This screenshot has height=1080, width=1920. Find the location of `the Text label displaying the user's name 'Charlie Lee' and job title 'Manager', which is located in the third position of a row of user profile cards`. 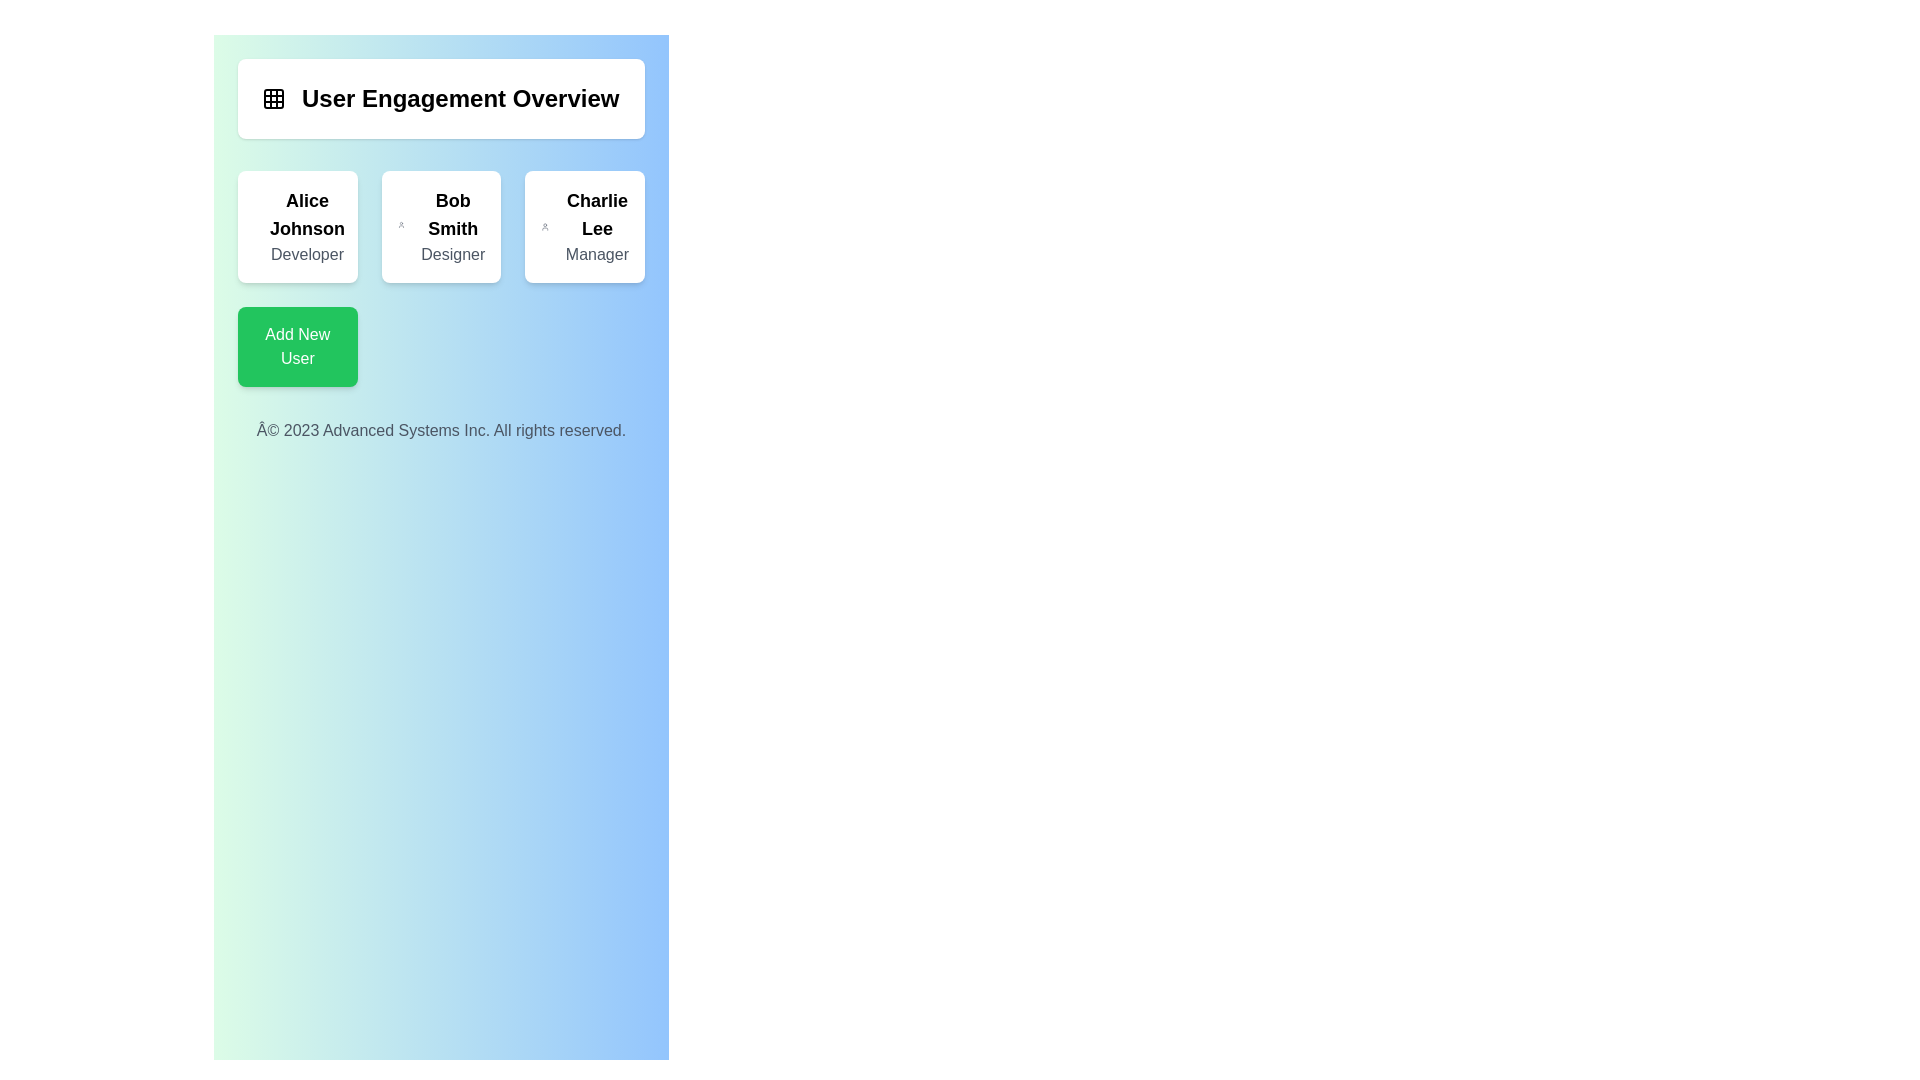

the Text label displaying the user's name 'Charlie Lee' and job title 'Manager', which is located in the third position of a row of user profile cards is located at coordinates (596, 226).